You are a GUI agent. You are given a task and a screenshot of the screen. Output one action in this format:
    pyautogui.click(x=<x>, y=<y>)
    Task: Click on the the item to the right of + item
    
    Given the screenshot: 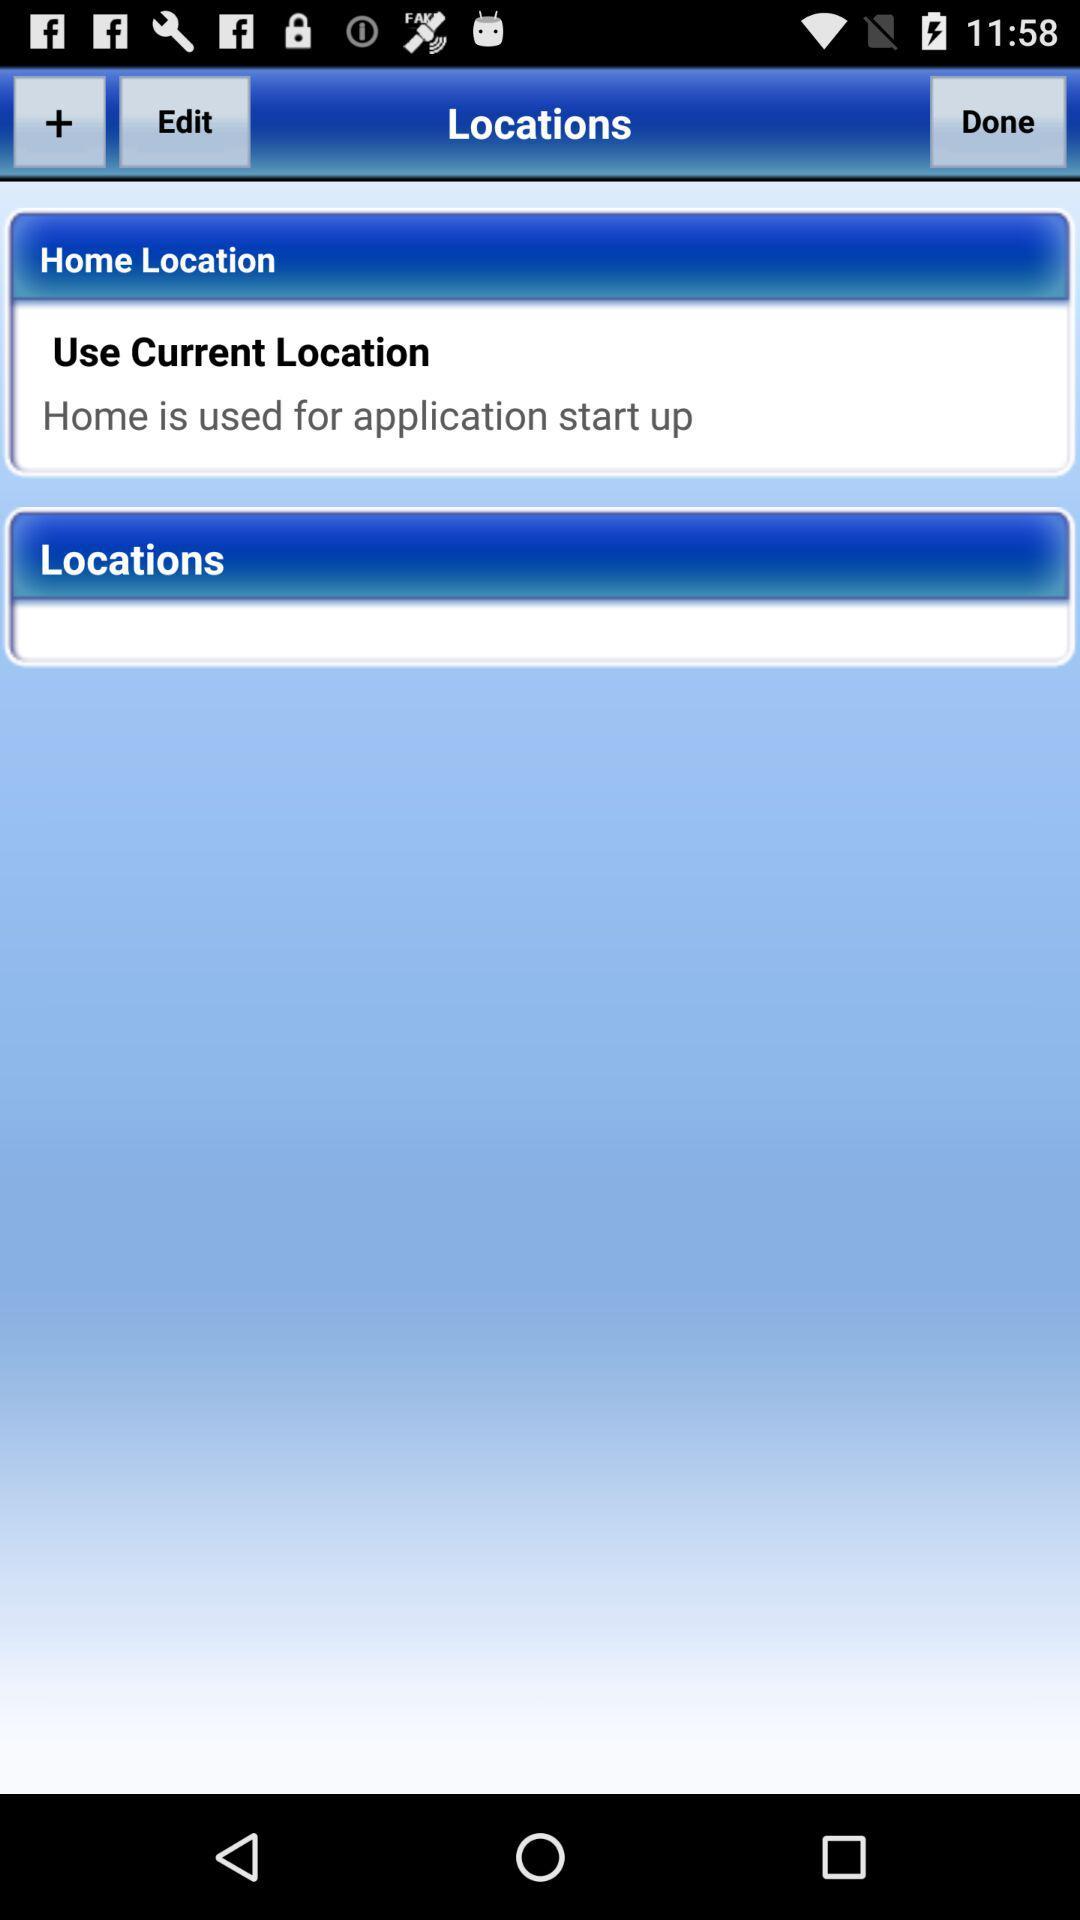 What is the action you would take?
    pyautogui.click(x=184, y=120)
    